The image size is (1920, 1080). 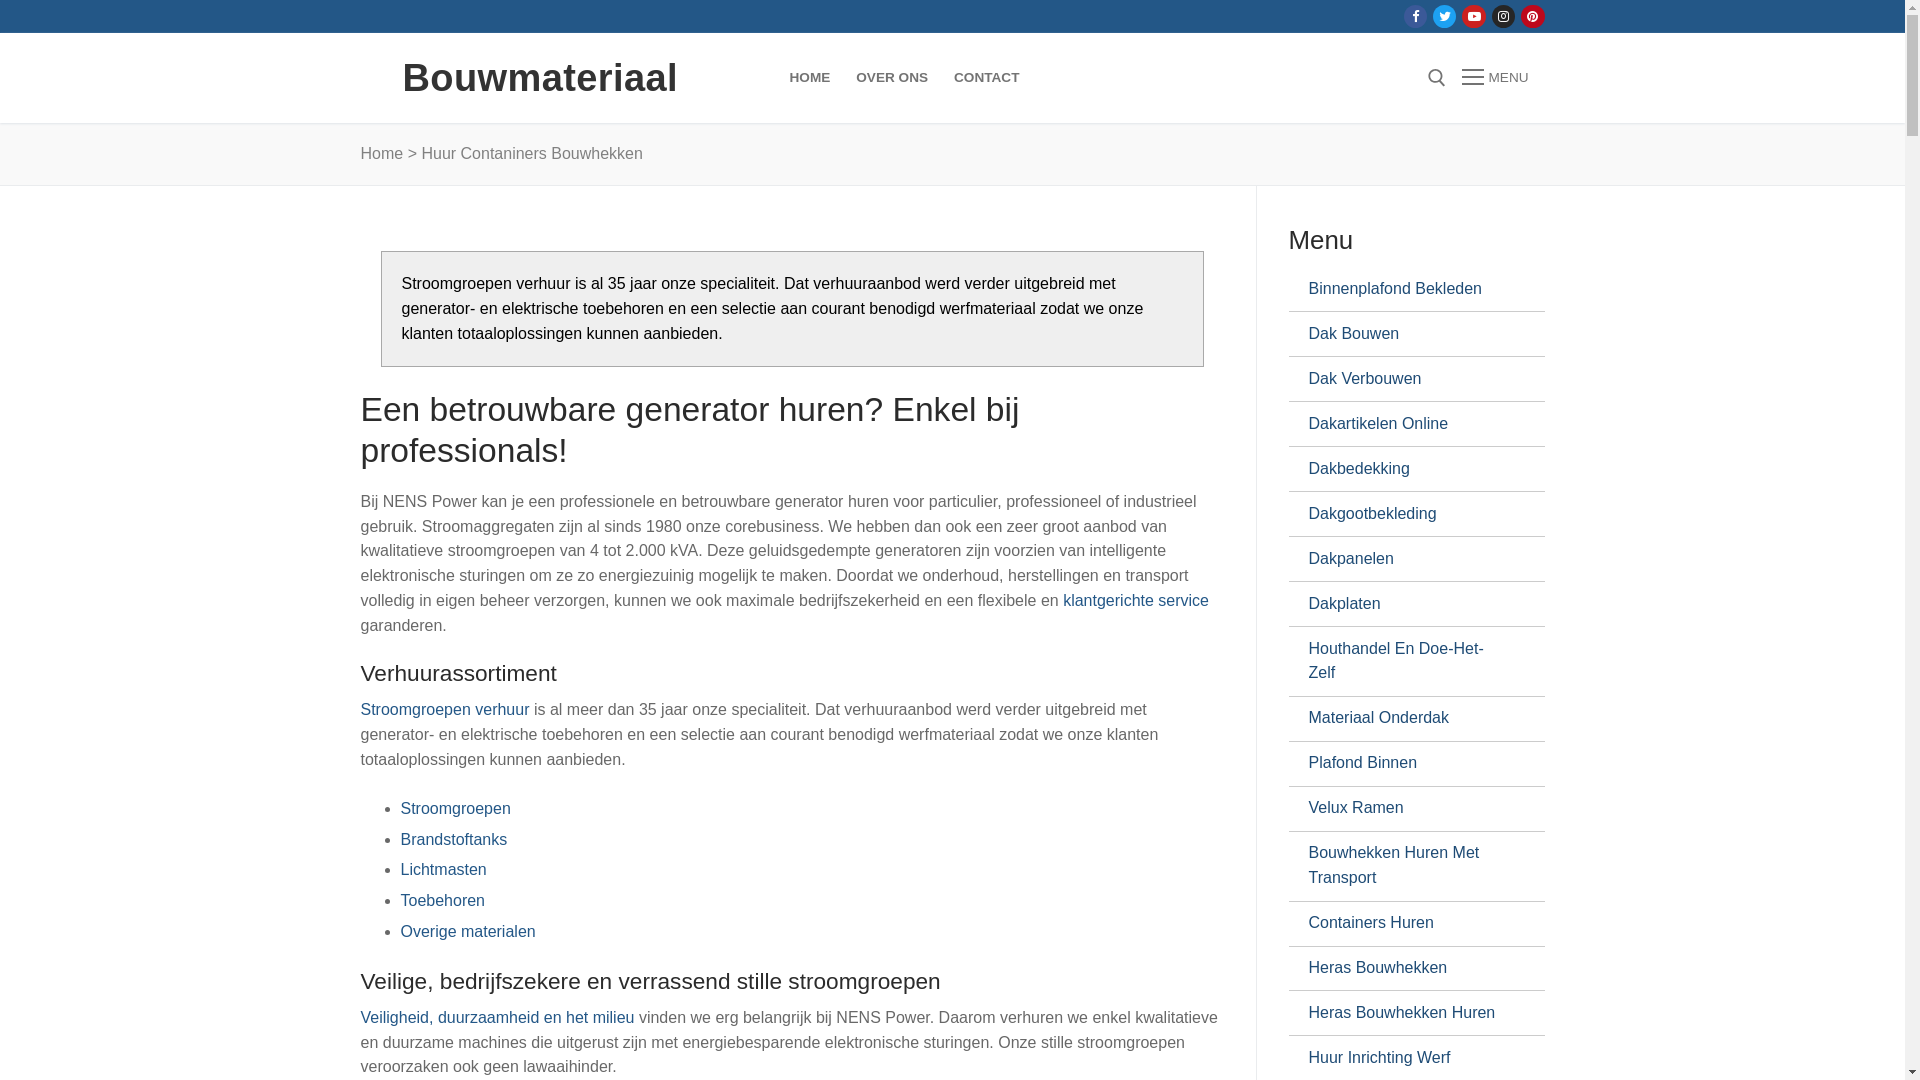 What do you see at coordinates (1406, 603) in the screenshot?
I see `'Dakplaten'` at bounding box center [1406, 603].